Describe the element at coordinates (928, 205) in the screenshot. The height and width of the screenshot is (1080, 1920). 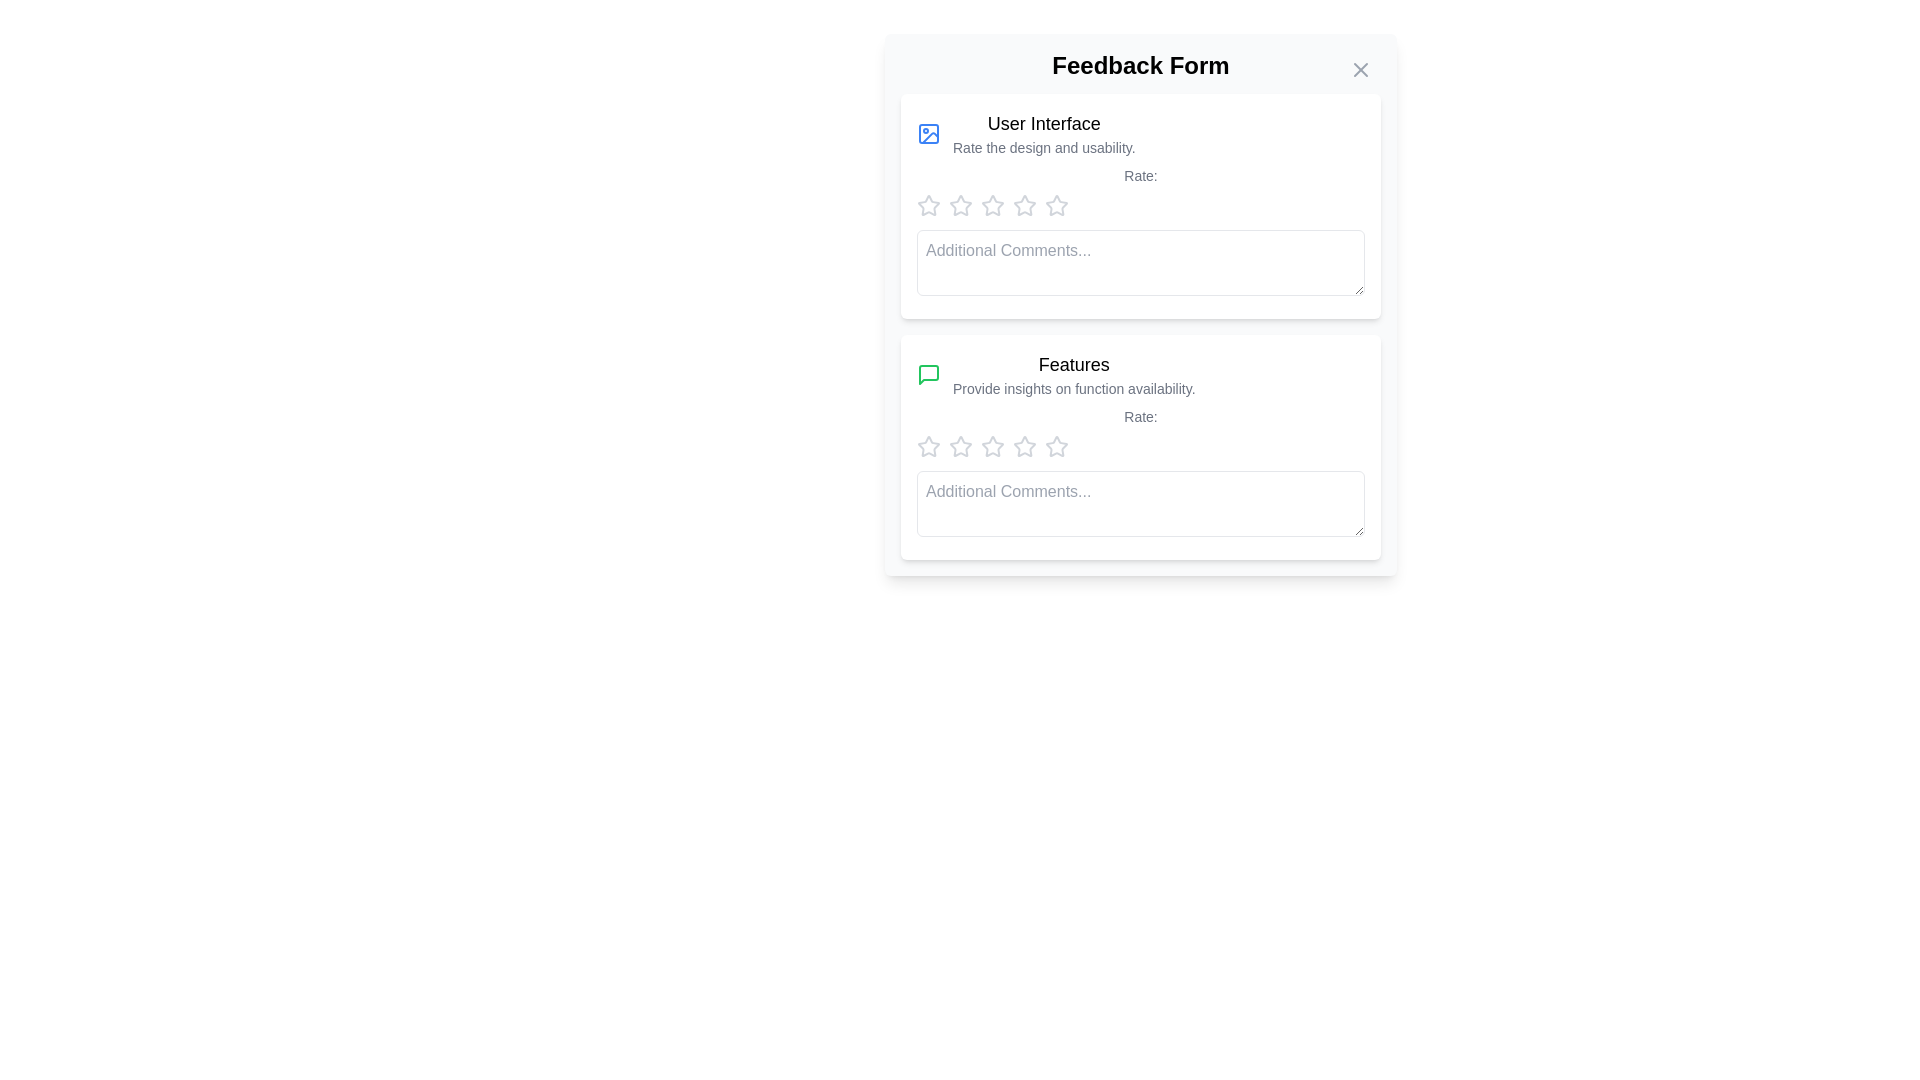
I see `on the first star icon in the rating section of the User Interface feedback block` at that location.